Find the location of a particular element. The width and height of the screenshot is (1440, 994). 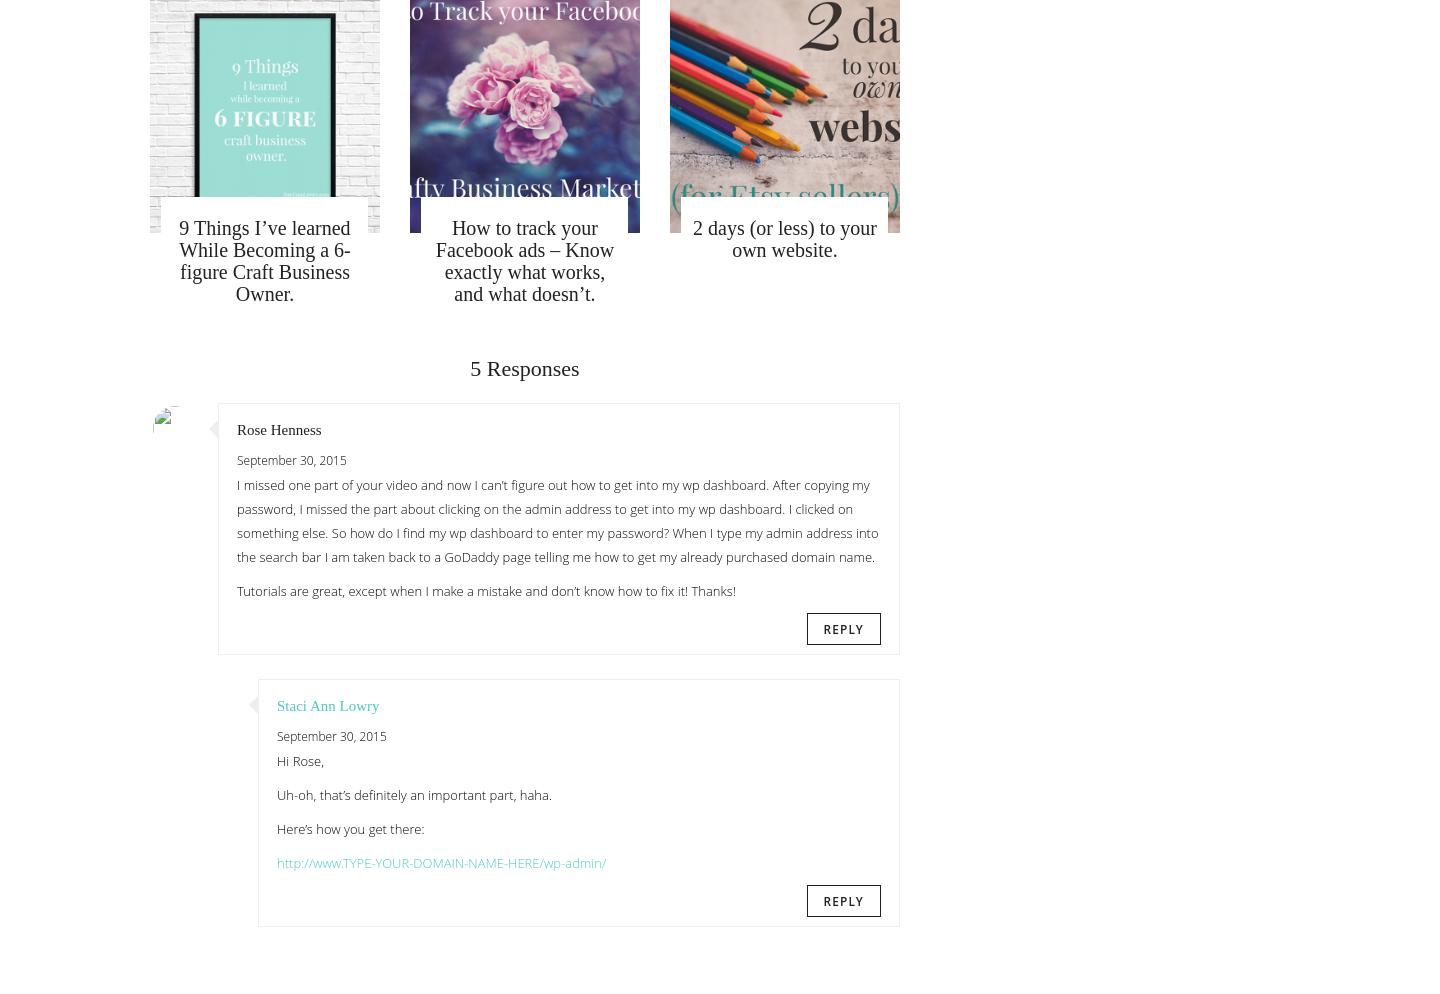

'http://www.TYPE-YOUR-DOMAIN-NAME-HERE/wp-admin/' is located at coordinates (441, 862).